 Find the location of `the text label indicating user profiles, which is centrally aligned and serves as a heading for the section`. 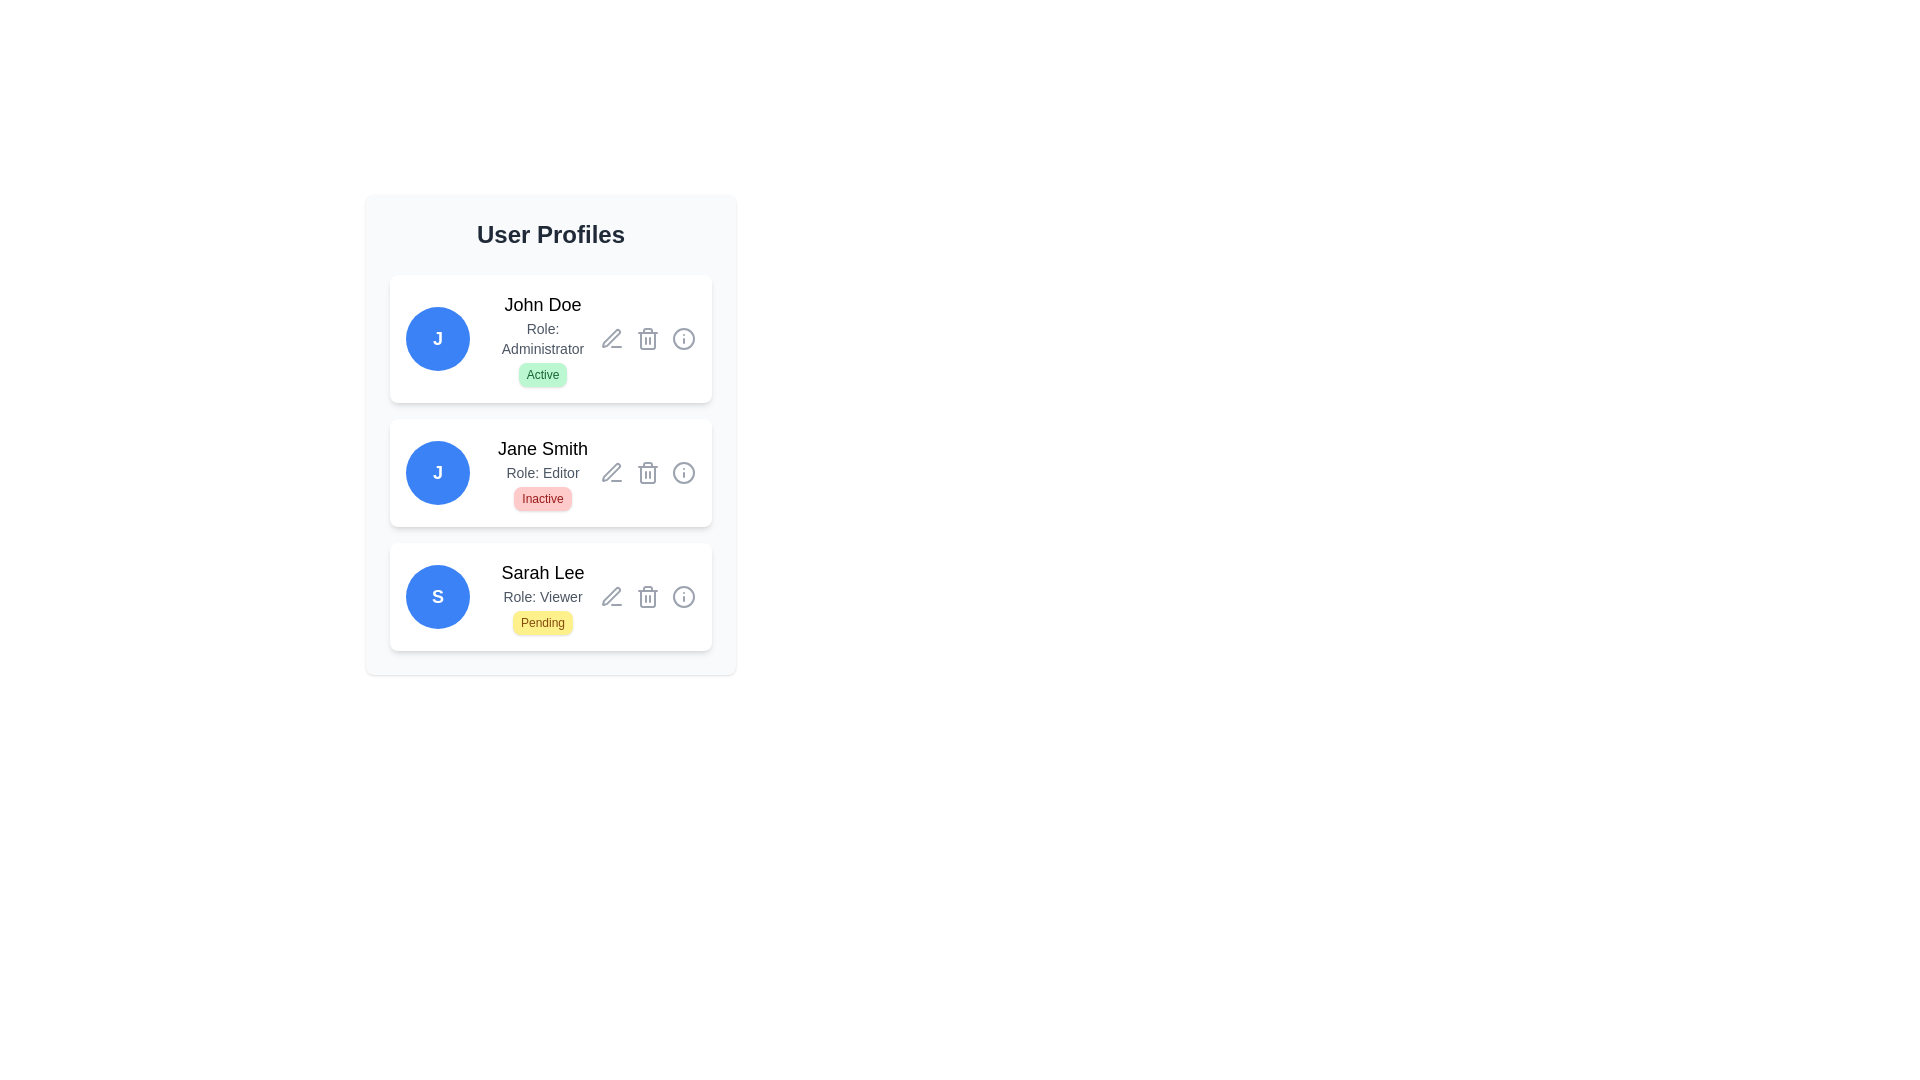

the text label indicating user profiles, which is centrally aligned and serves as a heading for the section is located at coordinates (551, 234).